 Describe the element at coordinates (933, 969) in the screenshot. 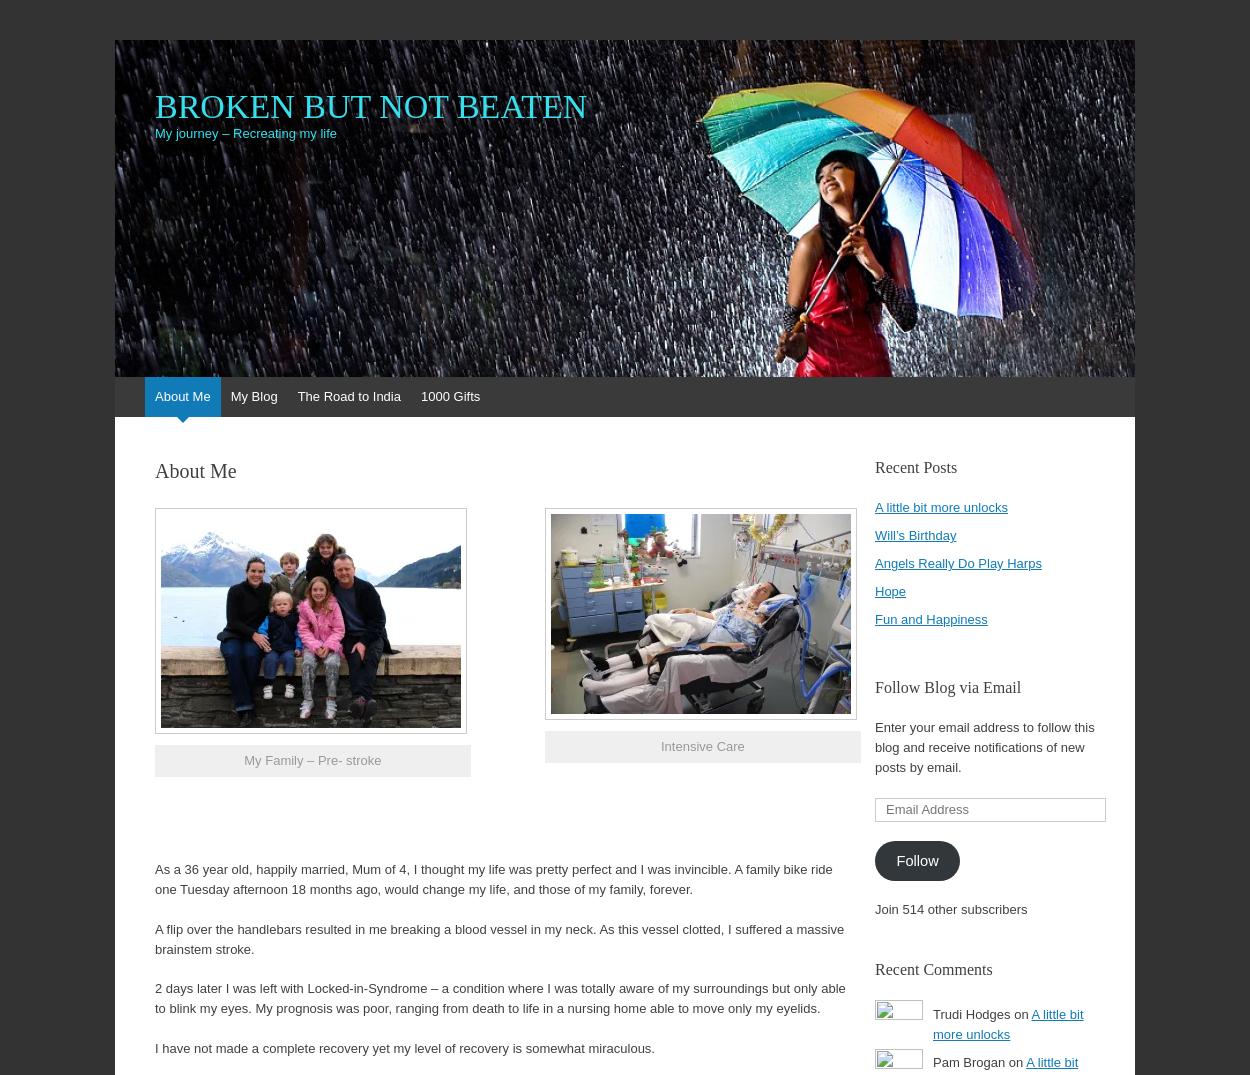

I see `'Recent Comments'` at that location.